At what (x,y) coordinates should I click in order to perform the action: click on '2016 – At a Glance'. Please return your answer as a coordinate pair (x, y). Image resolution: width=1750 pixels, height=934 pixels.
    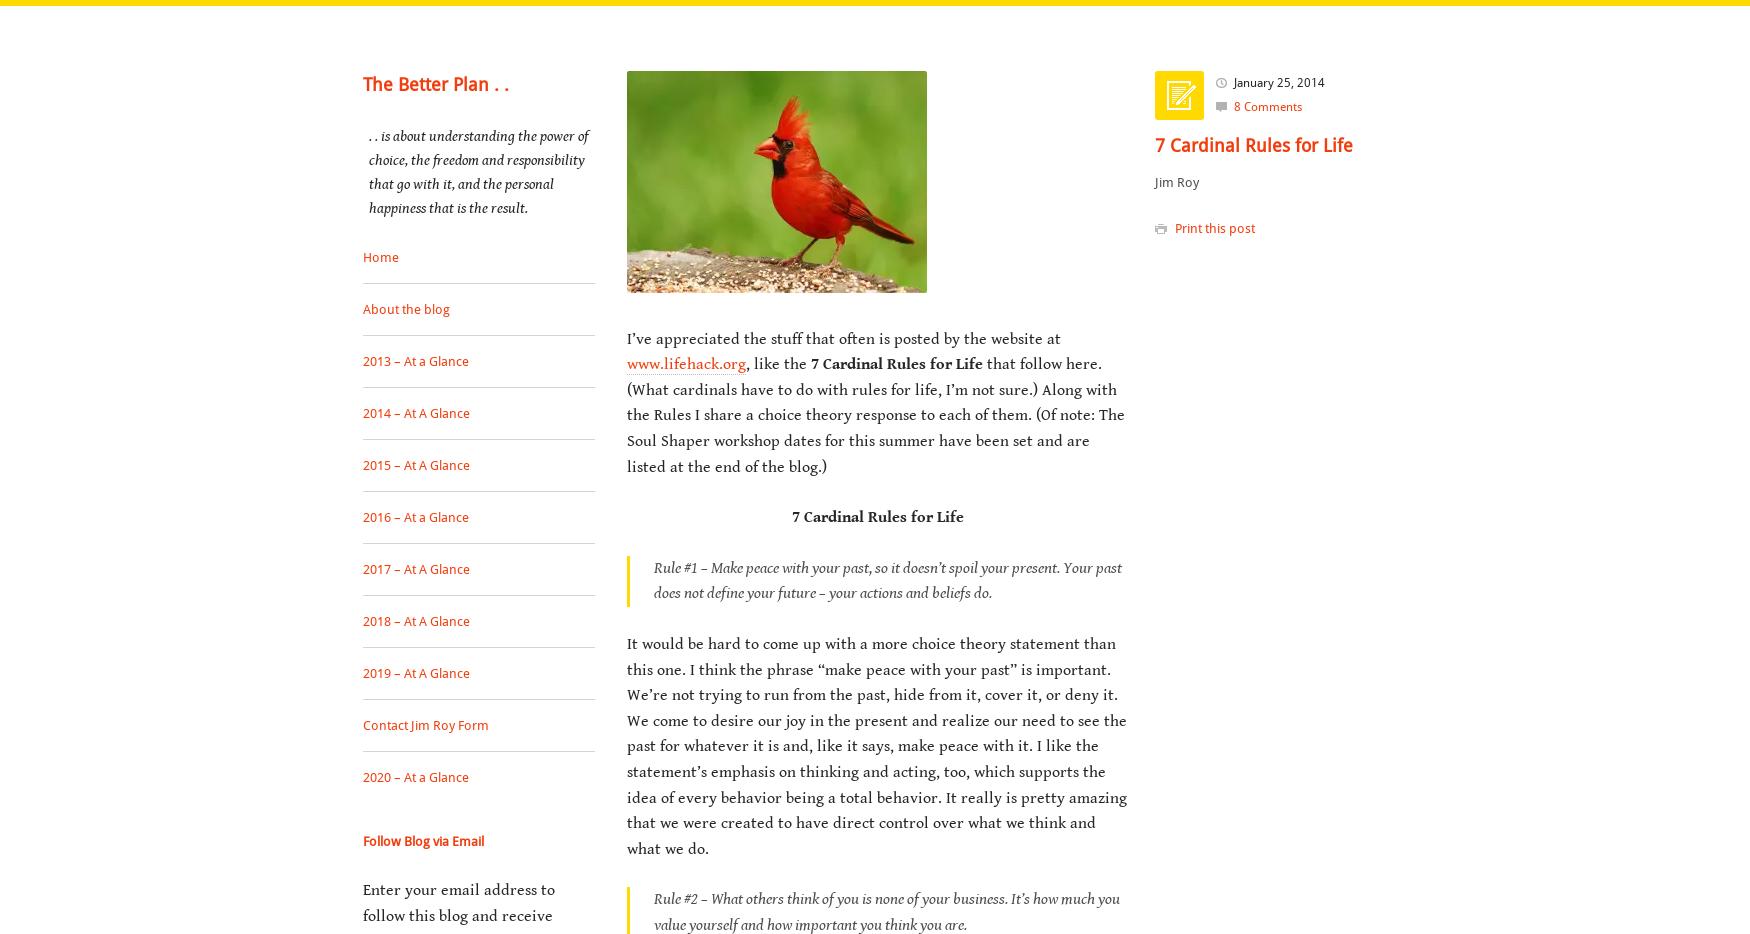
    Looking at the image, I should click on (414, 517).